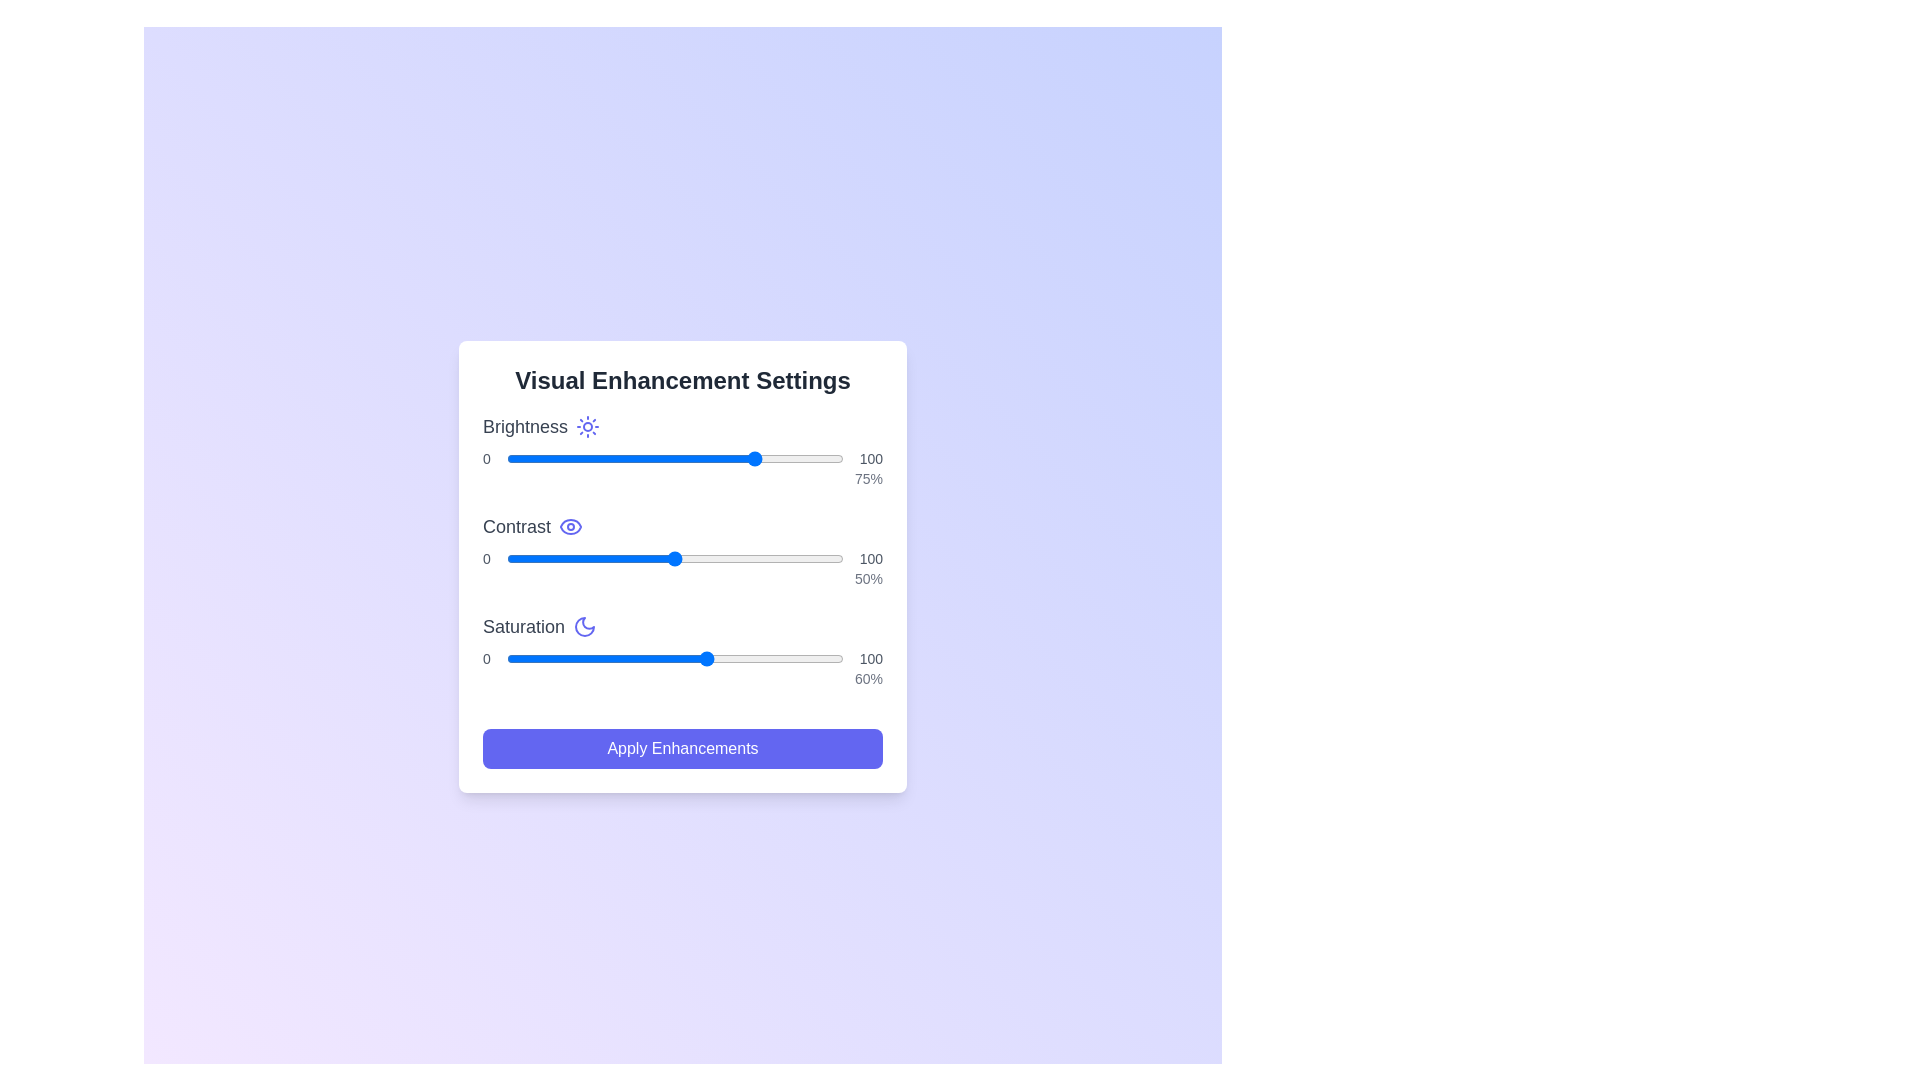 Image resolution: width=1920 pixels, height=1080 pixels. Describe the element at coordinates (530, 559) in the screenshot. I see `the contrast slider to set the contrast to 7%` at that location.